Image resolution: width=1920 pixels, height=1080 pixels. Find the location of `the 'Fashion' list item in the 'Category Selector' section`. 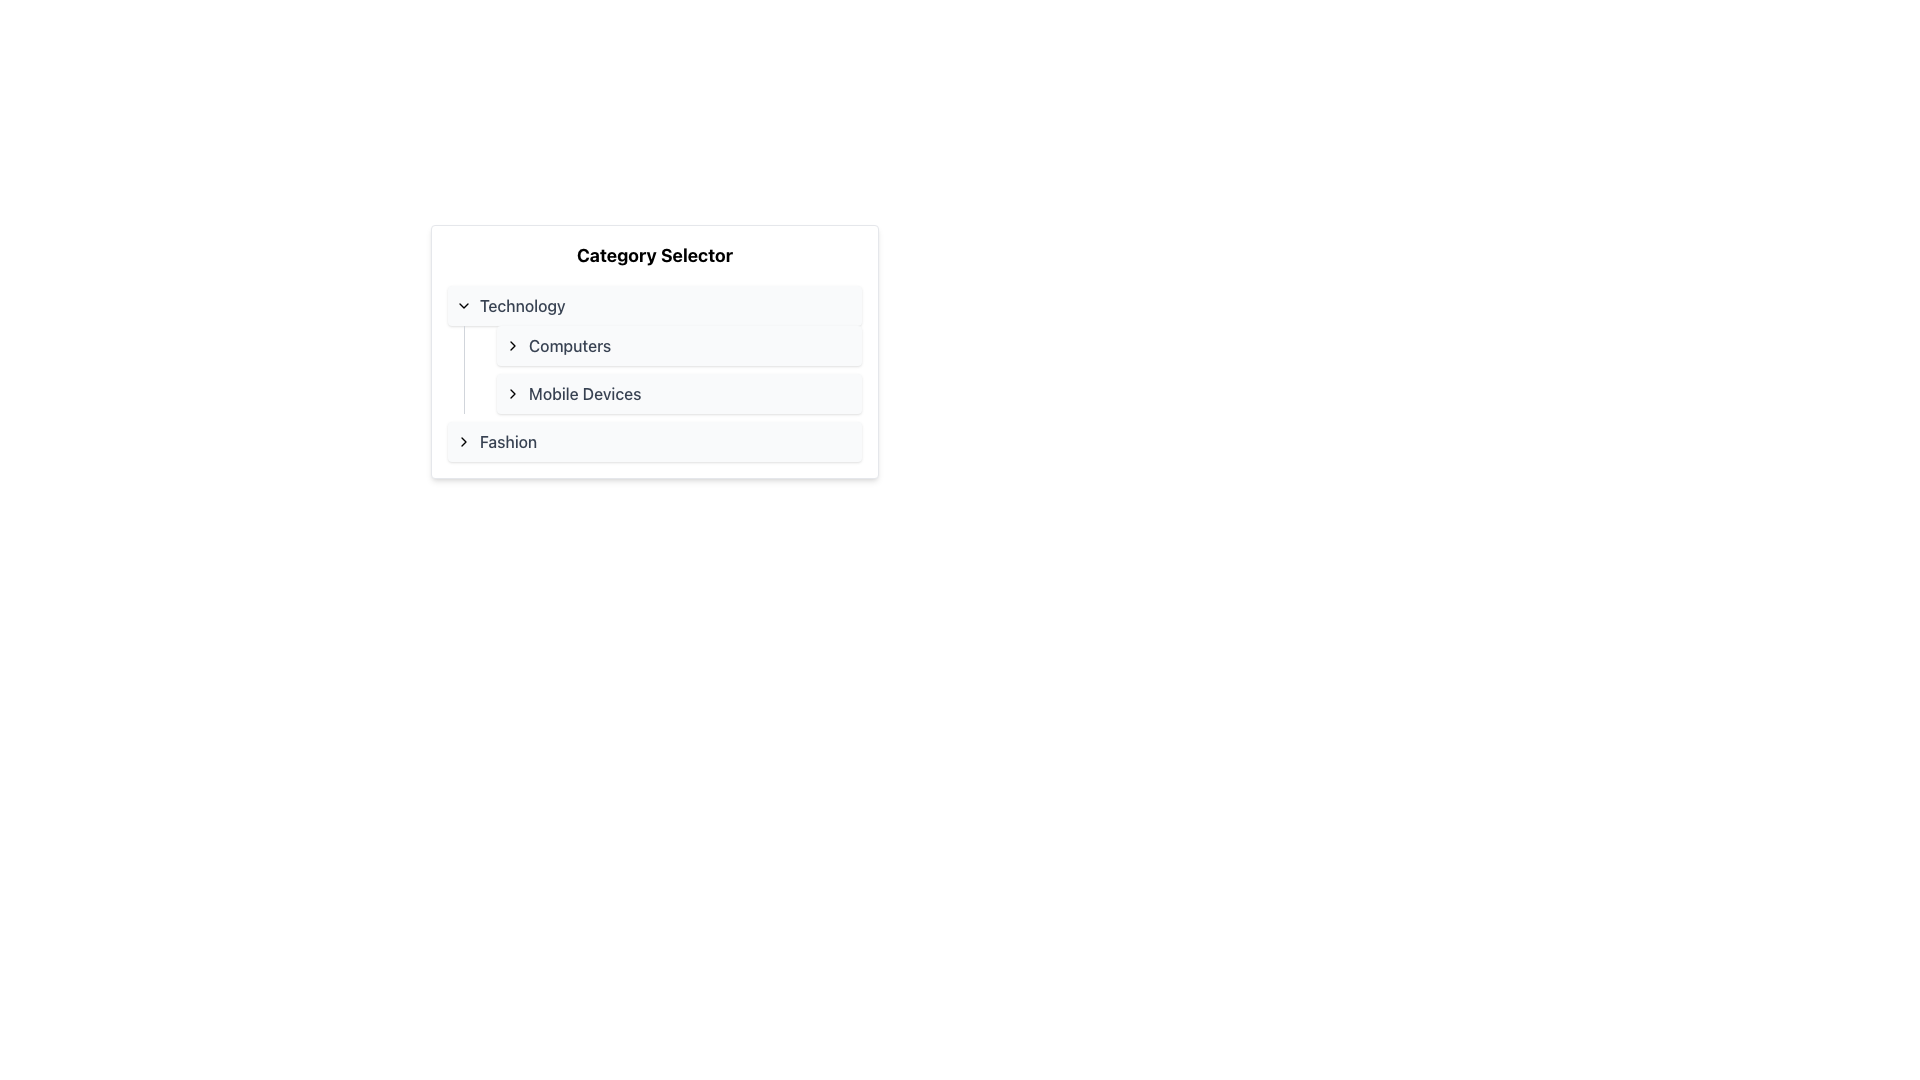

the 'Fashion' list item in the 'Category Selector' section is located at coordinates (654, 441).